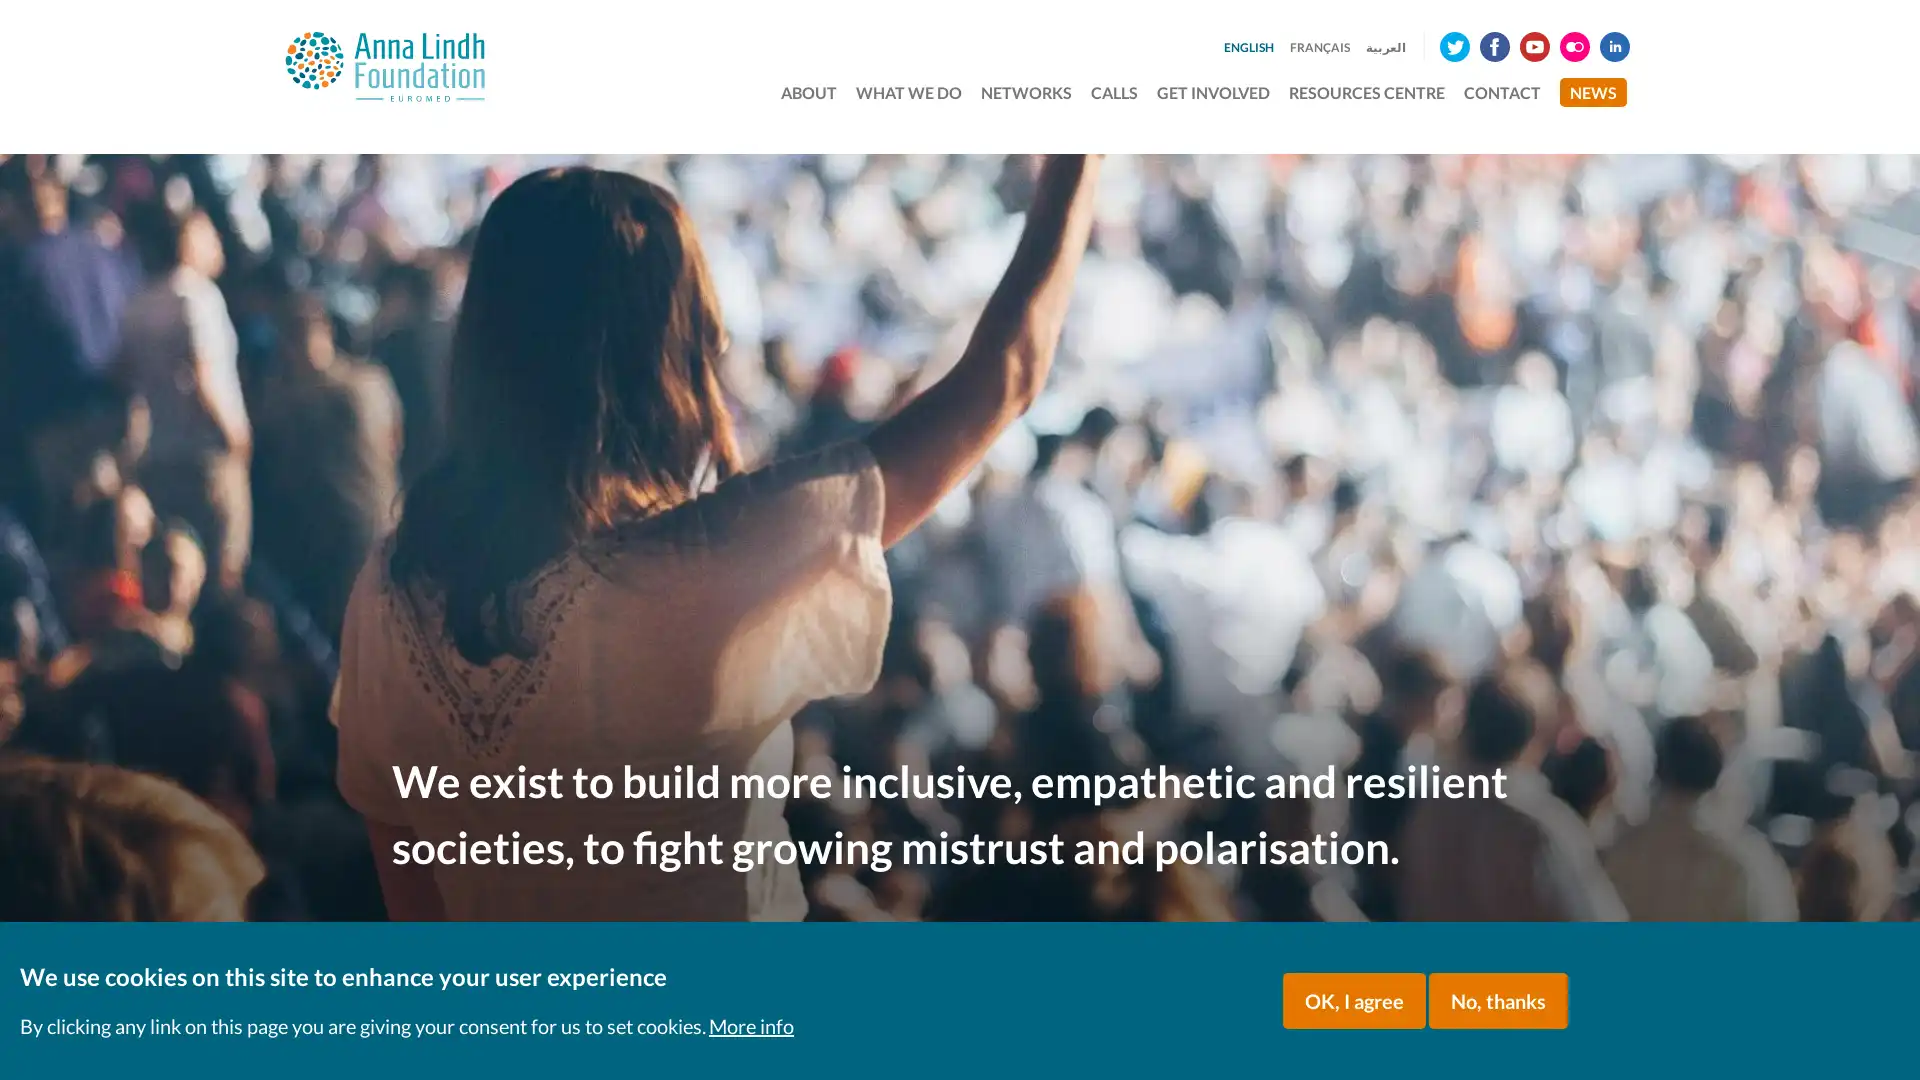  I want to click on No, thanks, so click(1498, 1001).